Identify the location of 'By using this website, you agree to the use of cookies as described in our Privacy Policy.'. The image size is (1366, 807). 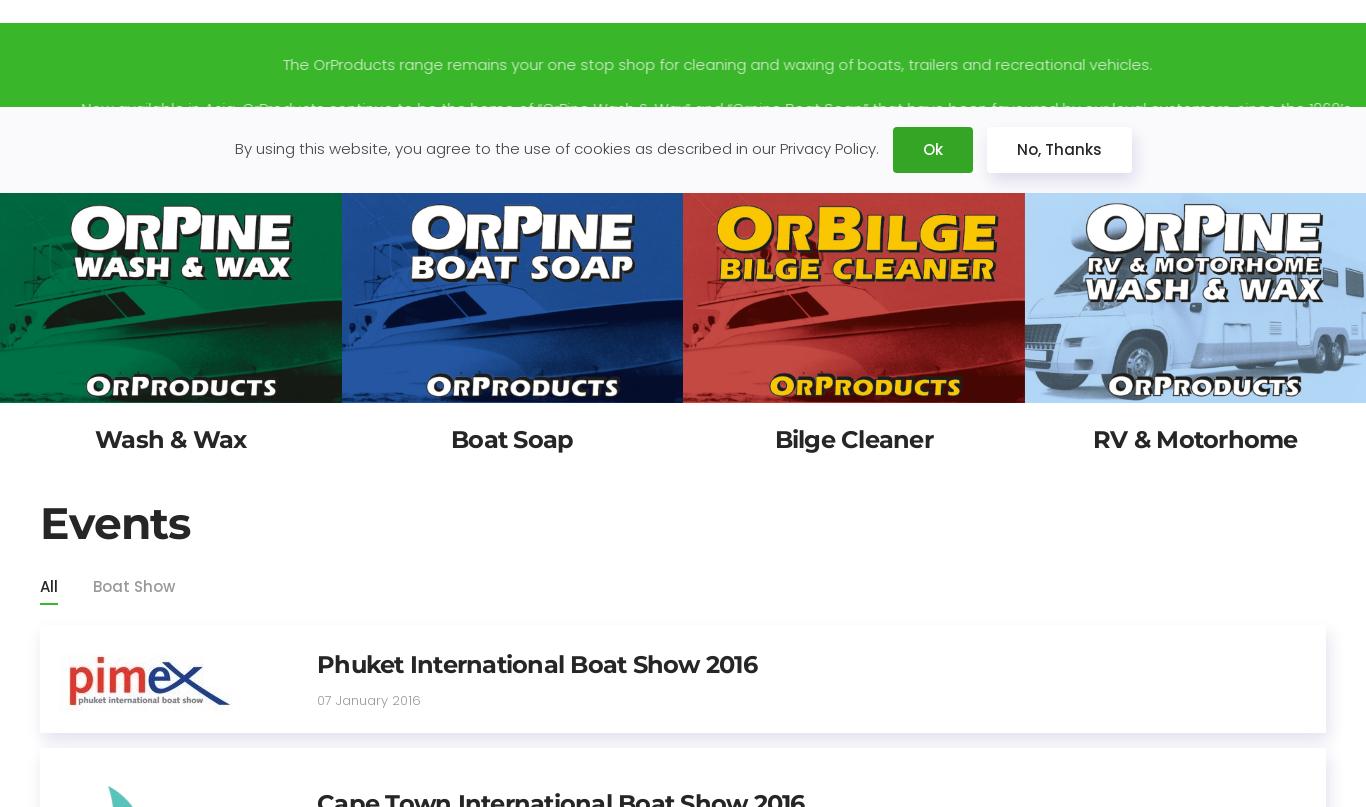
(558, 147).